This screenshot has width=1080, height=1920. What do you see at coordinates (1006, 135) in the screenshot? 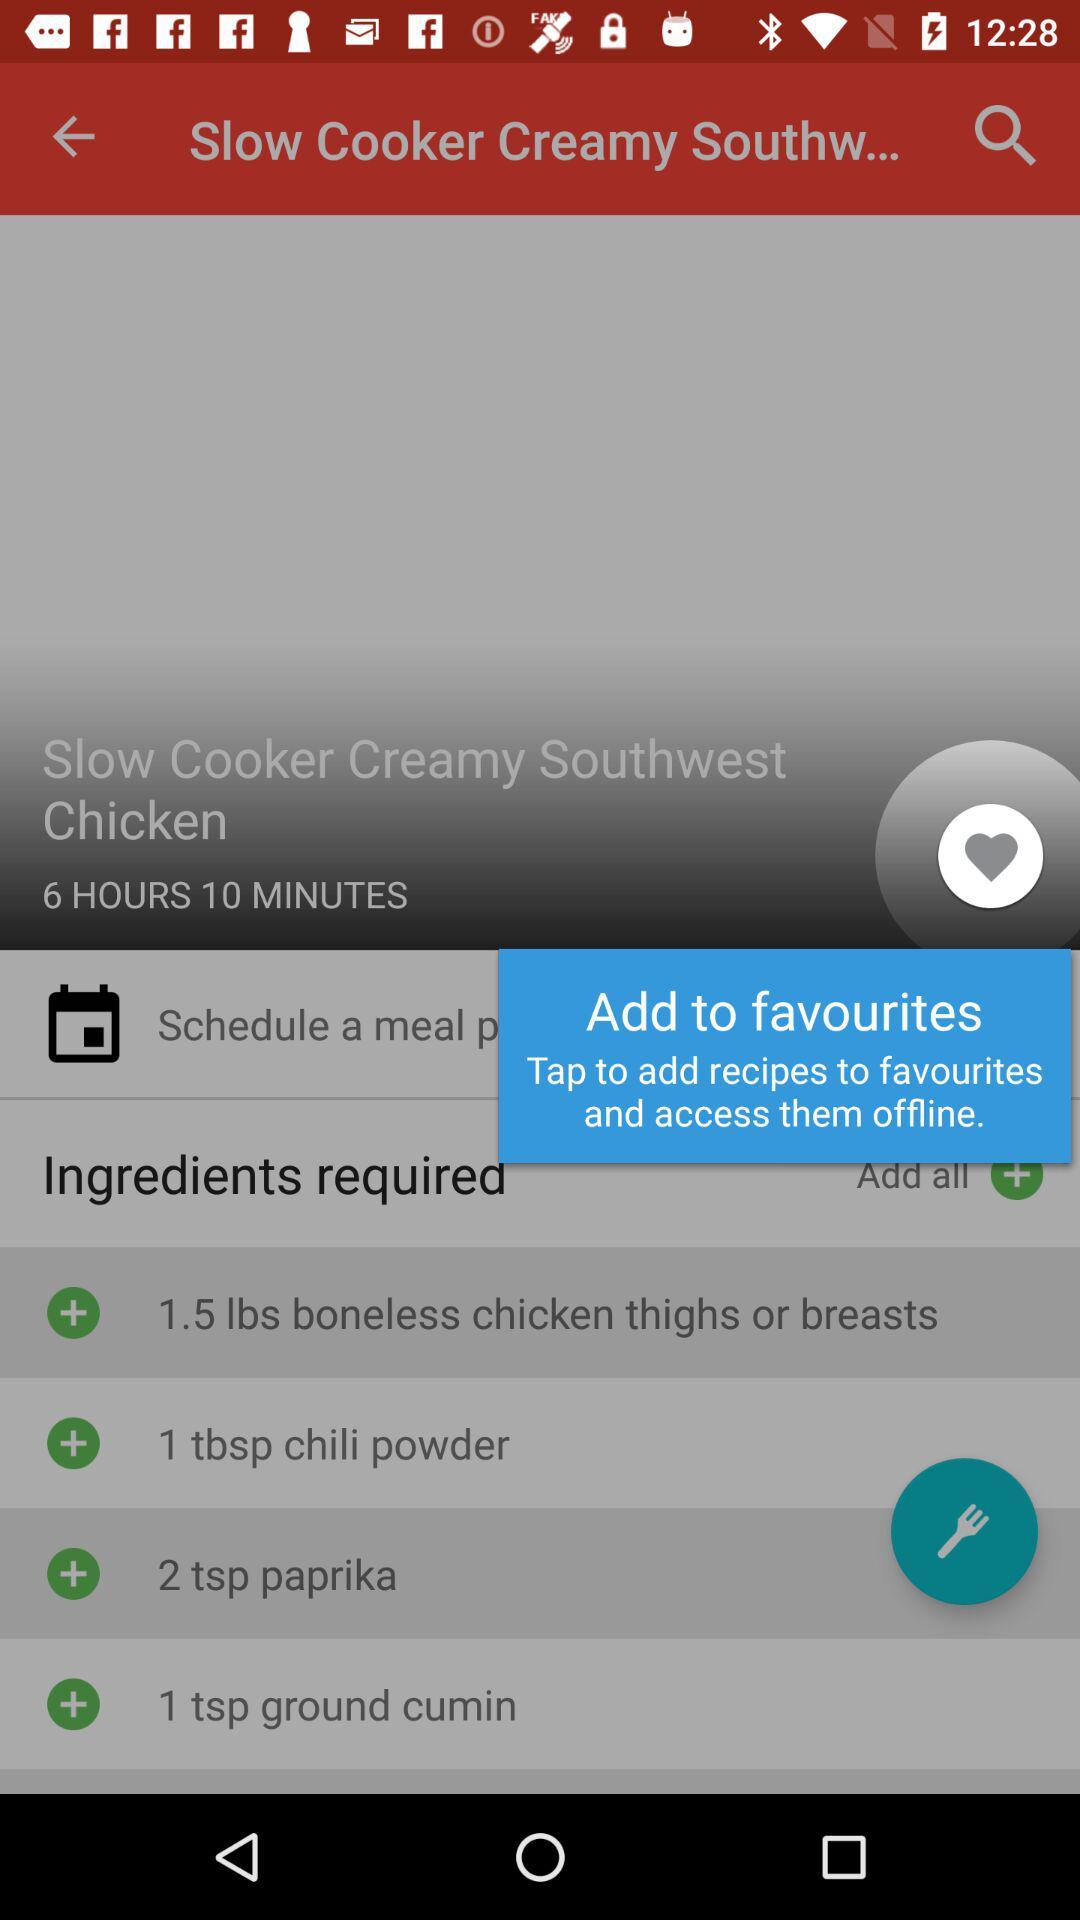
I see `item to the right of slow cooker creamy` at bounding box center [1006, 135].